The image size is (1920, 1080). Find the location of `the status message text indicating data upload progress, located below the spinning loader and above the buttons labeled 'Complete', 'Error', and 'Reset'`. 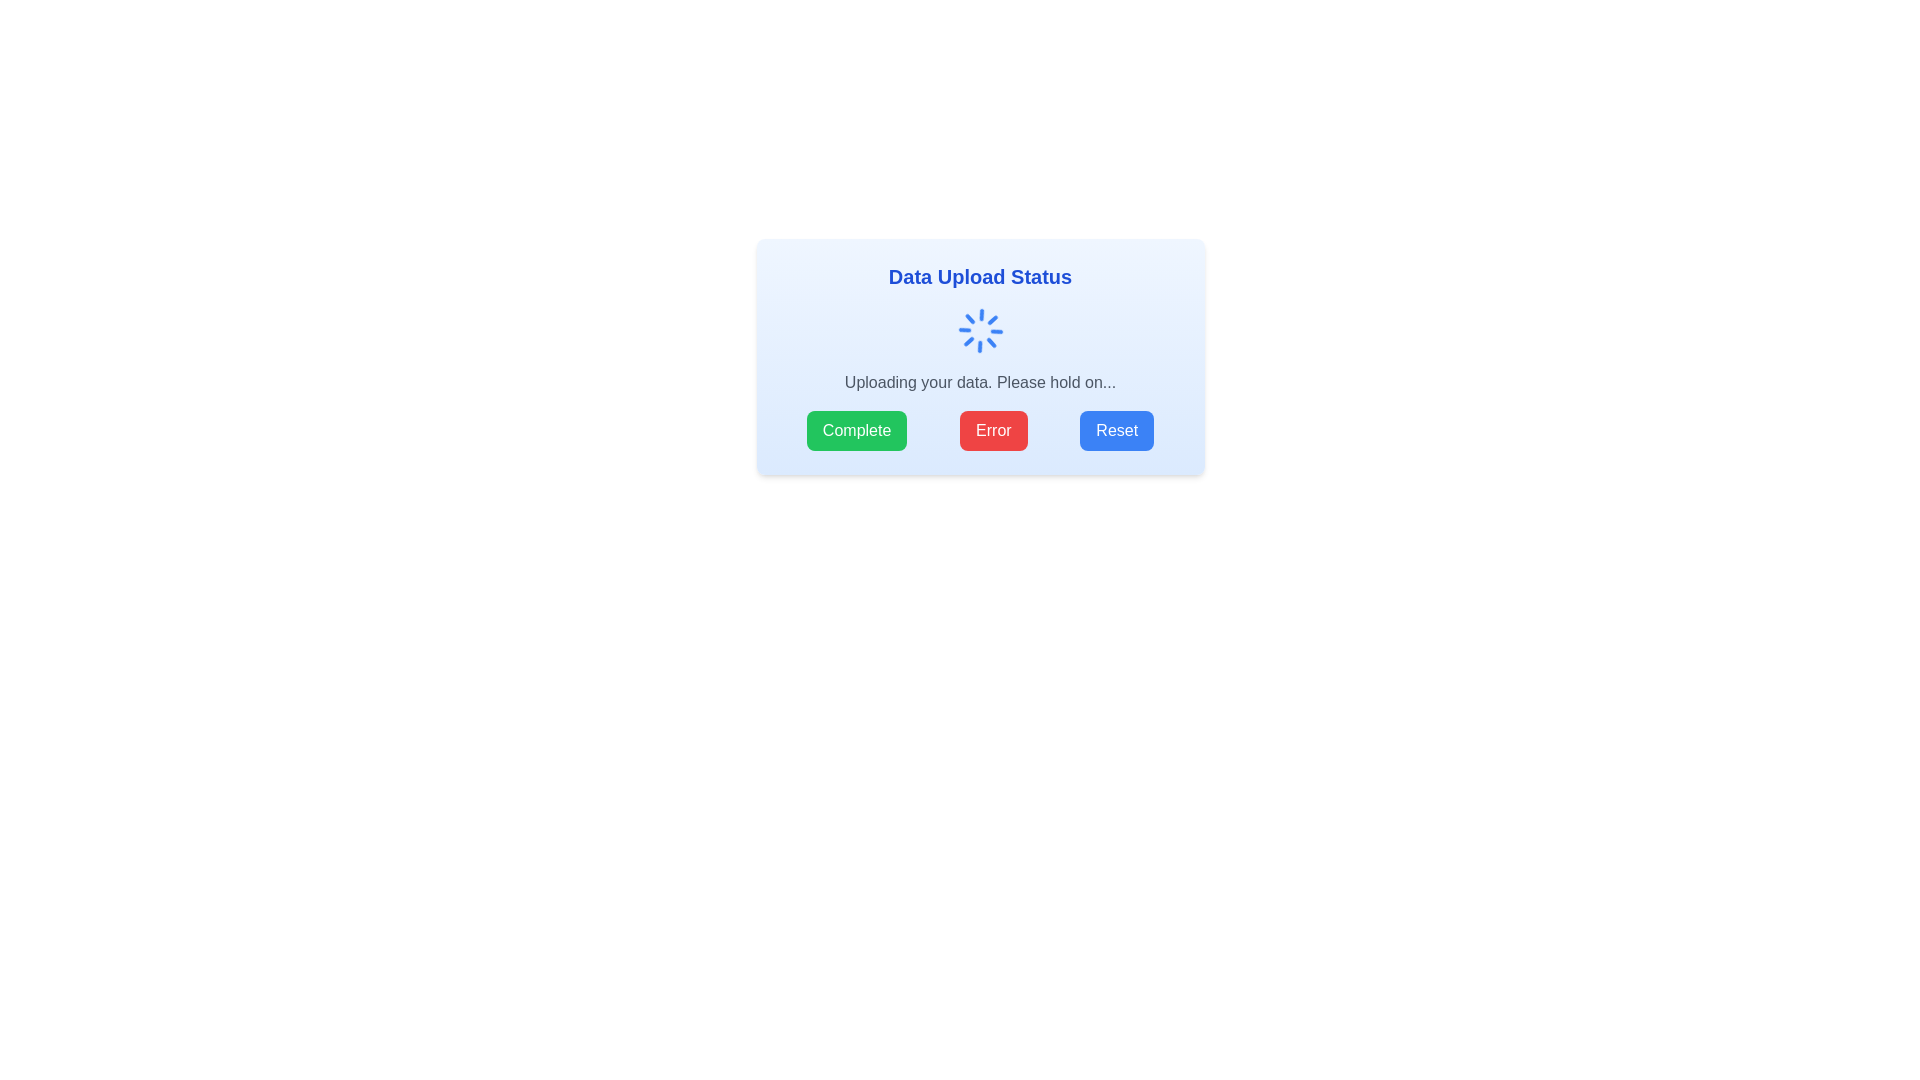

the status message text indicating data upload progress, located below the spinning loader and above the buttons labeled 'Complete', 'Error', and 'Reset' is located at coordinates (980, 382).